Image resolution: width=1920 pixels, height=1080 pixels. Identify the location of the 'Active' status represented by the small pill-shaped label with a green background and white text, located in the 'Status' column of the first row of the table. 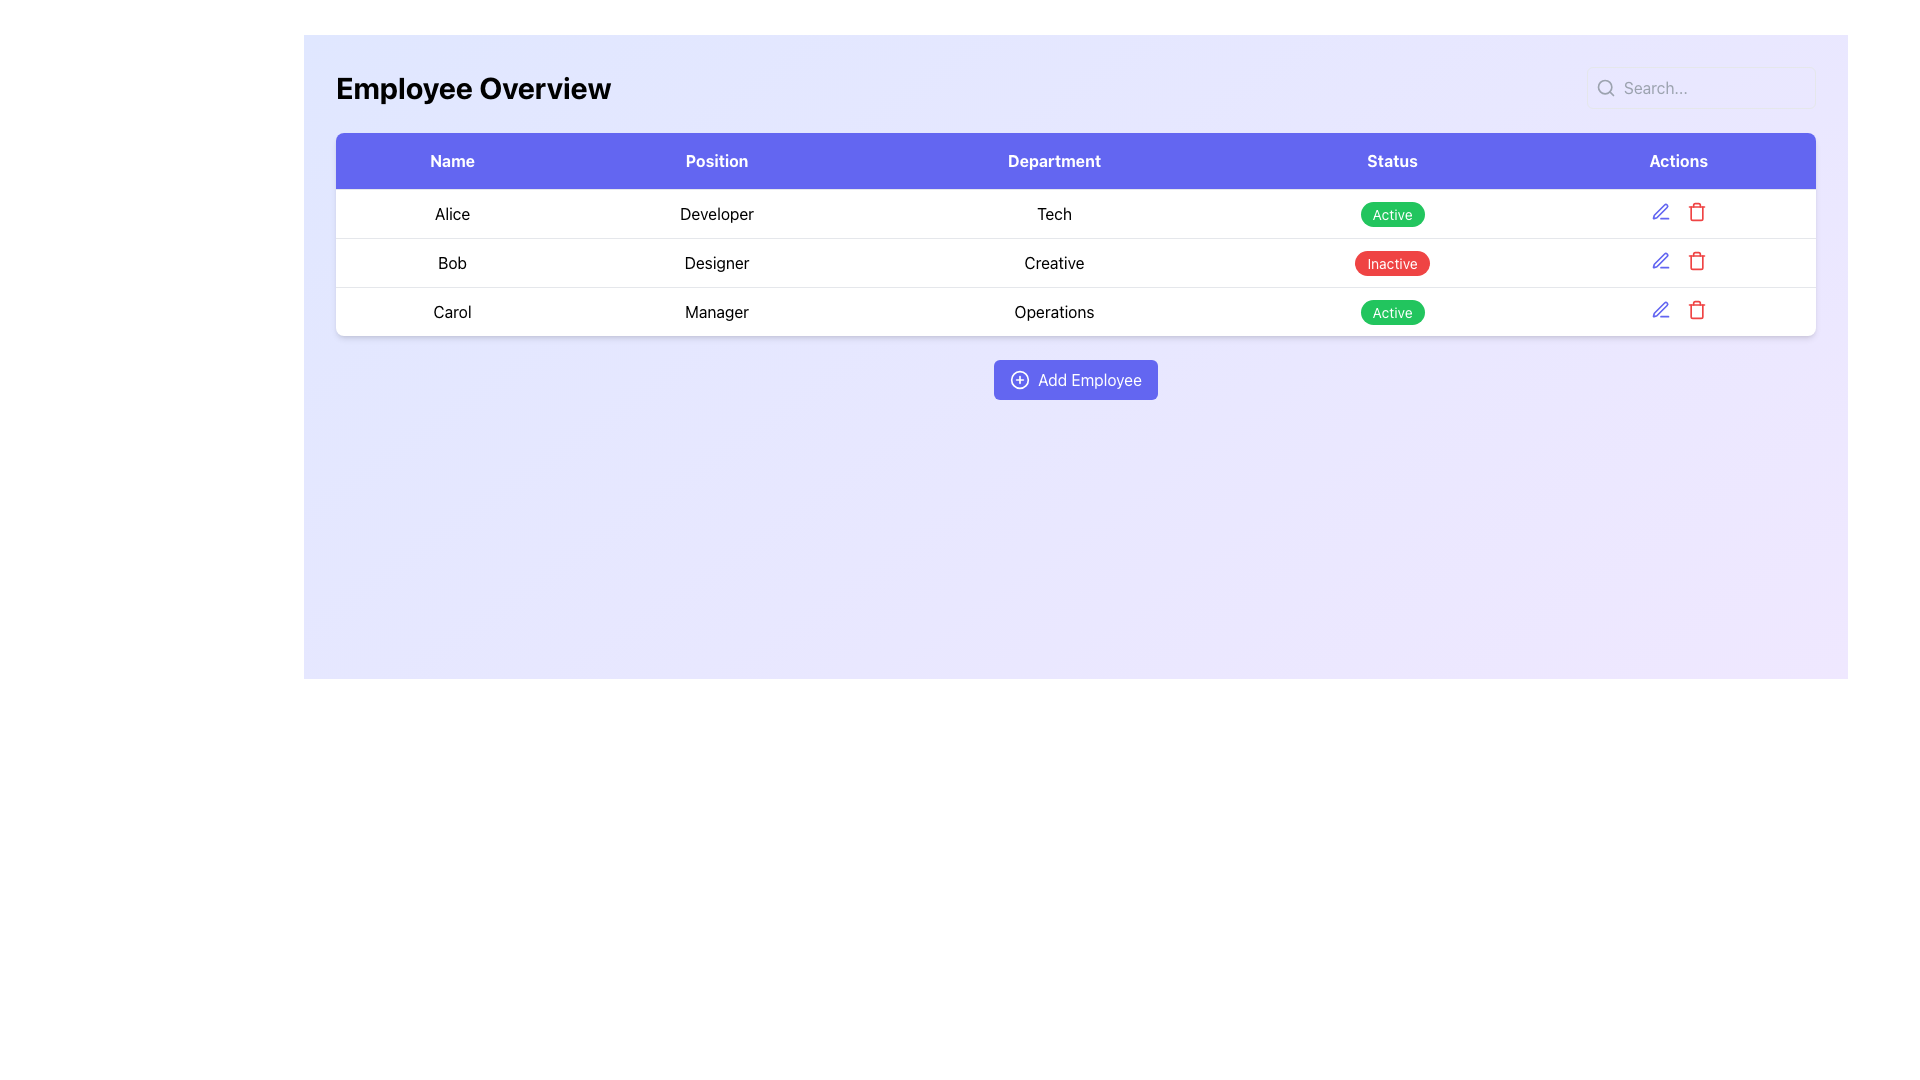
(1391, 214).